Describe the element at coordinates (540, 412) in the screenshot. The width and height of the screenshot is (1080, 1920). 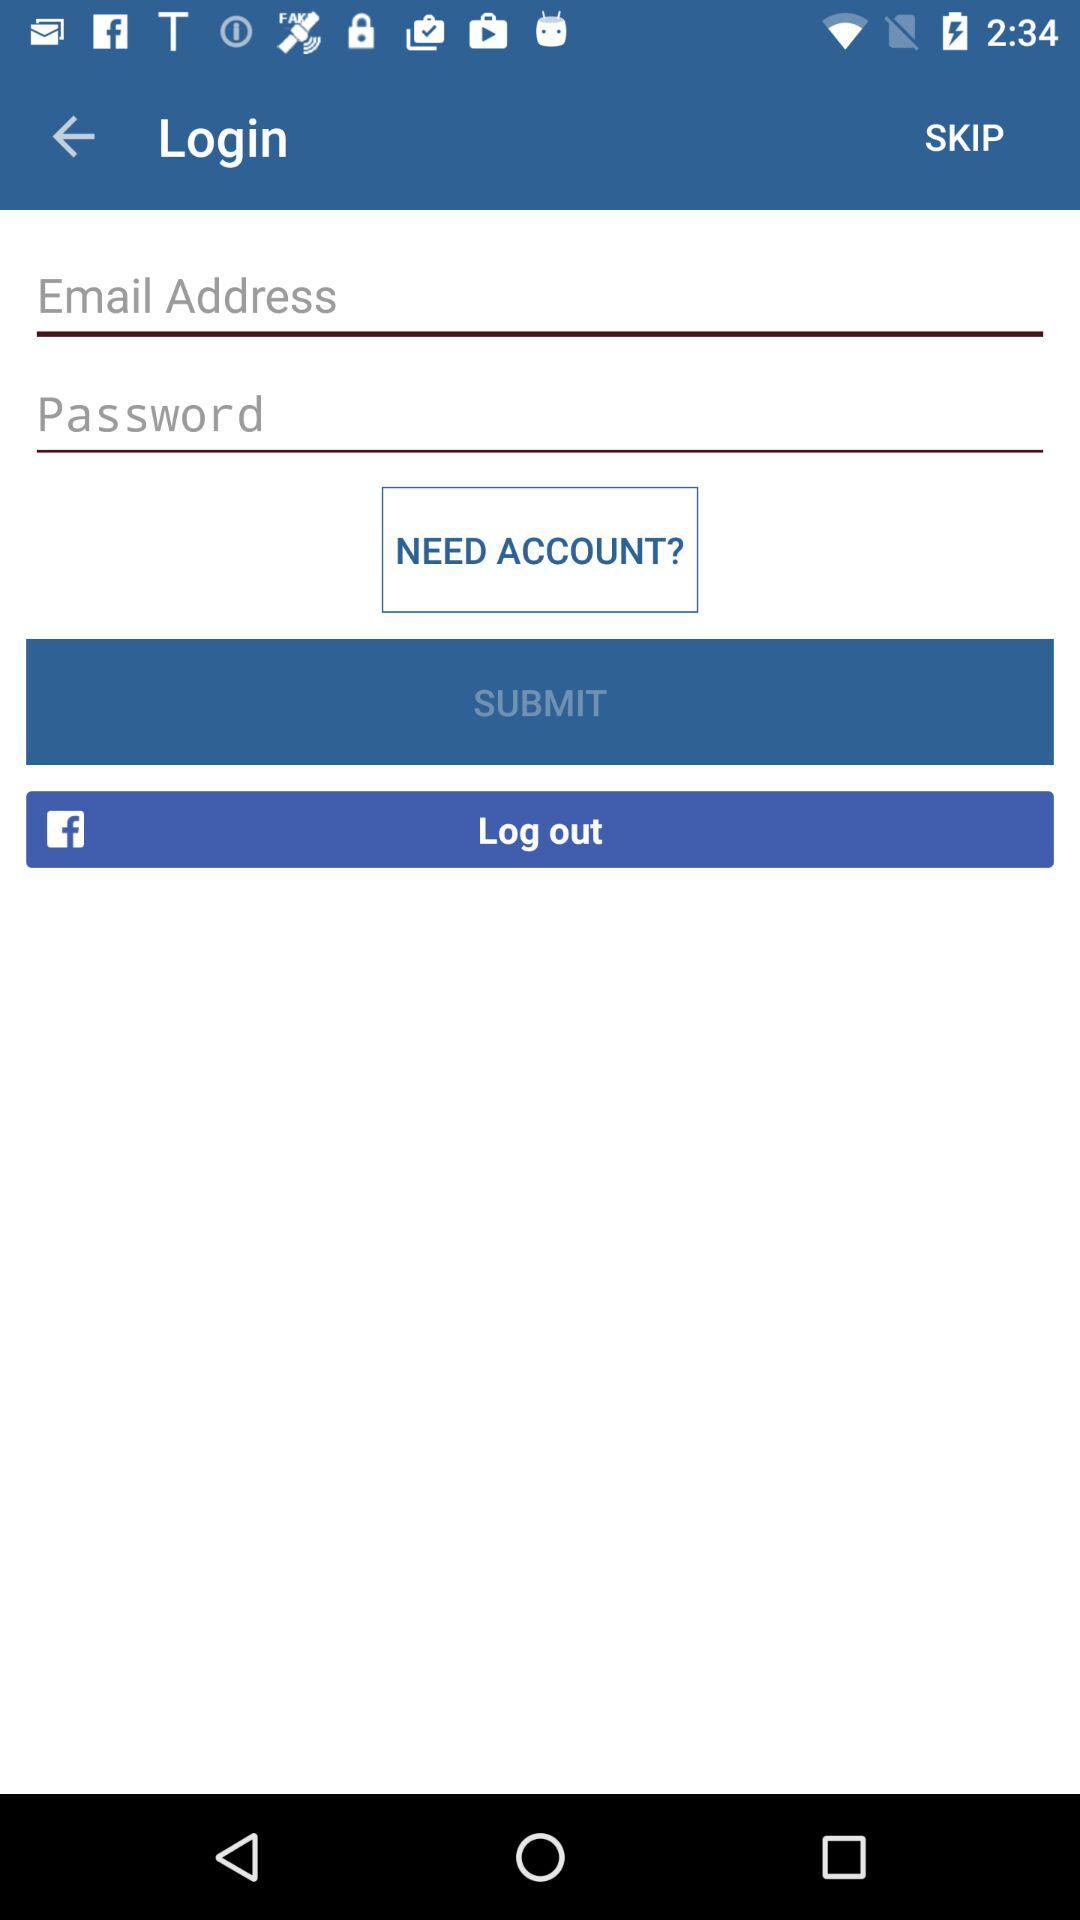
I see `insert password` at that location.